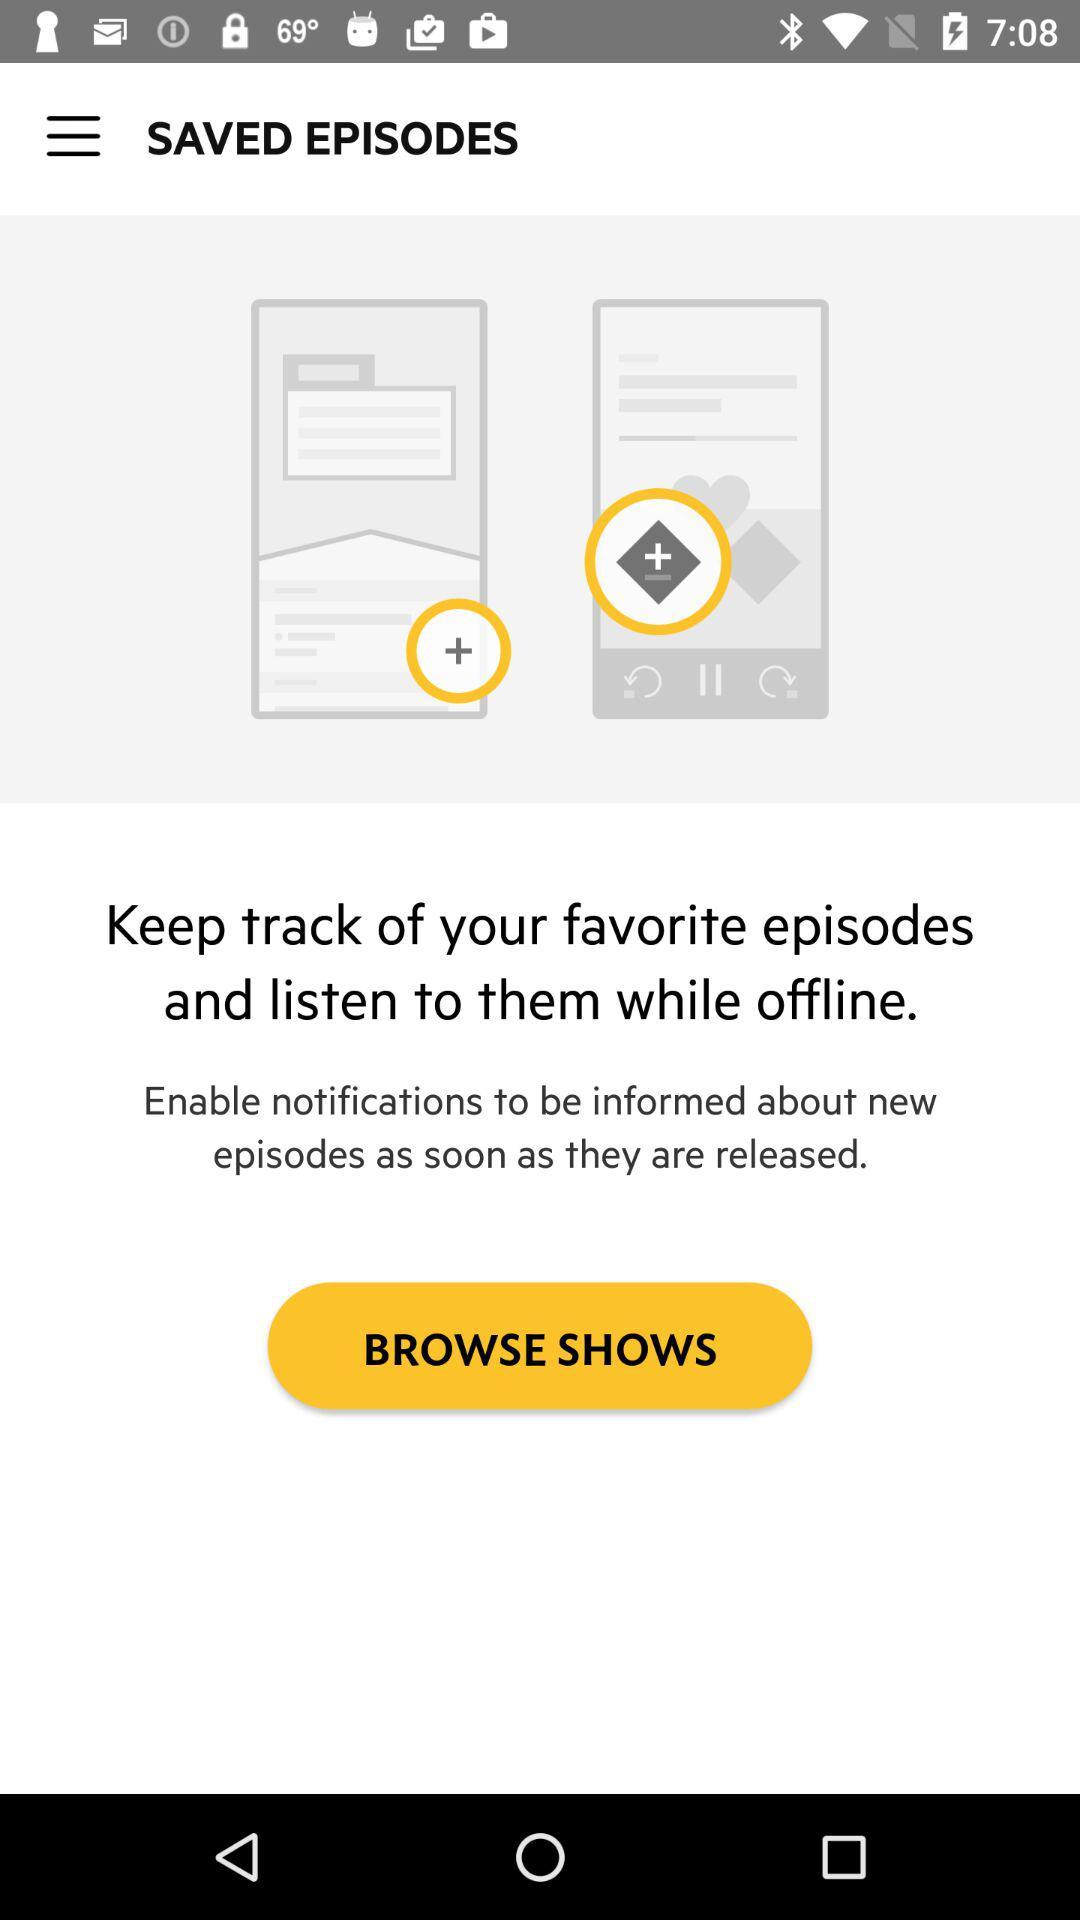 The image size is (1080, 1920). Describe the element at coordinates (72, 135) in the screenshot. I see `the item above keep track of icon` at that location.